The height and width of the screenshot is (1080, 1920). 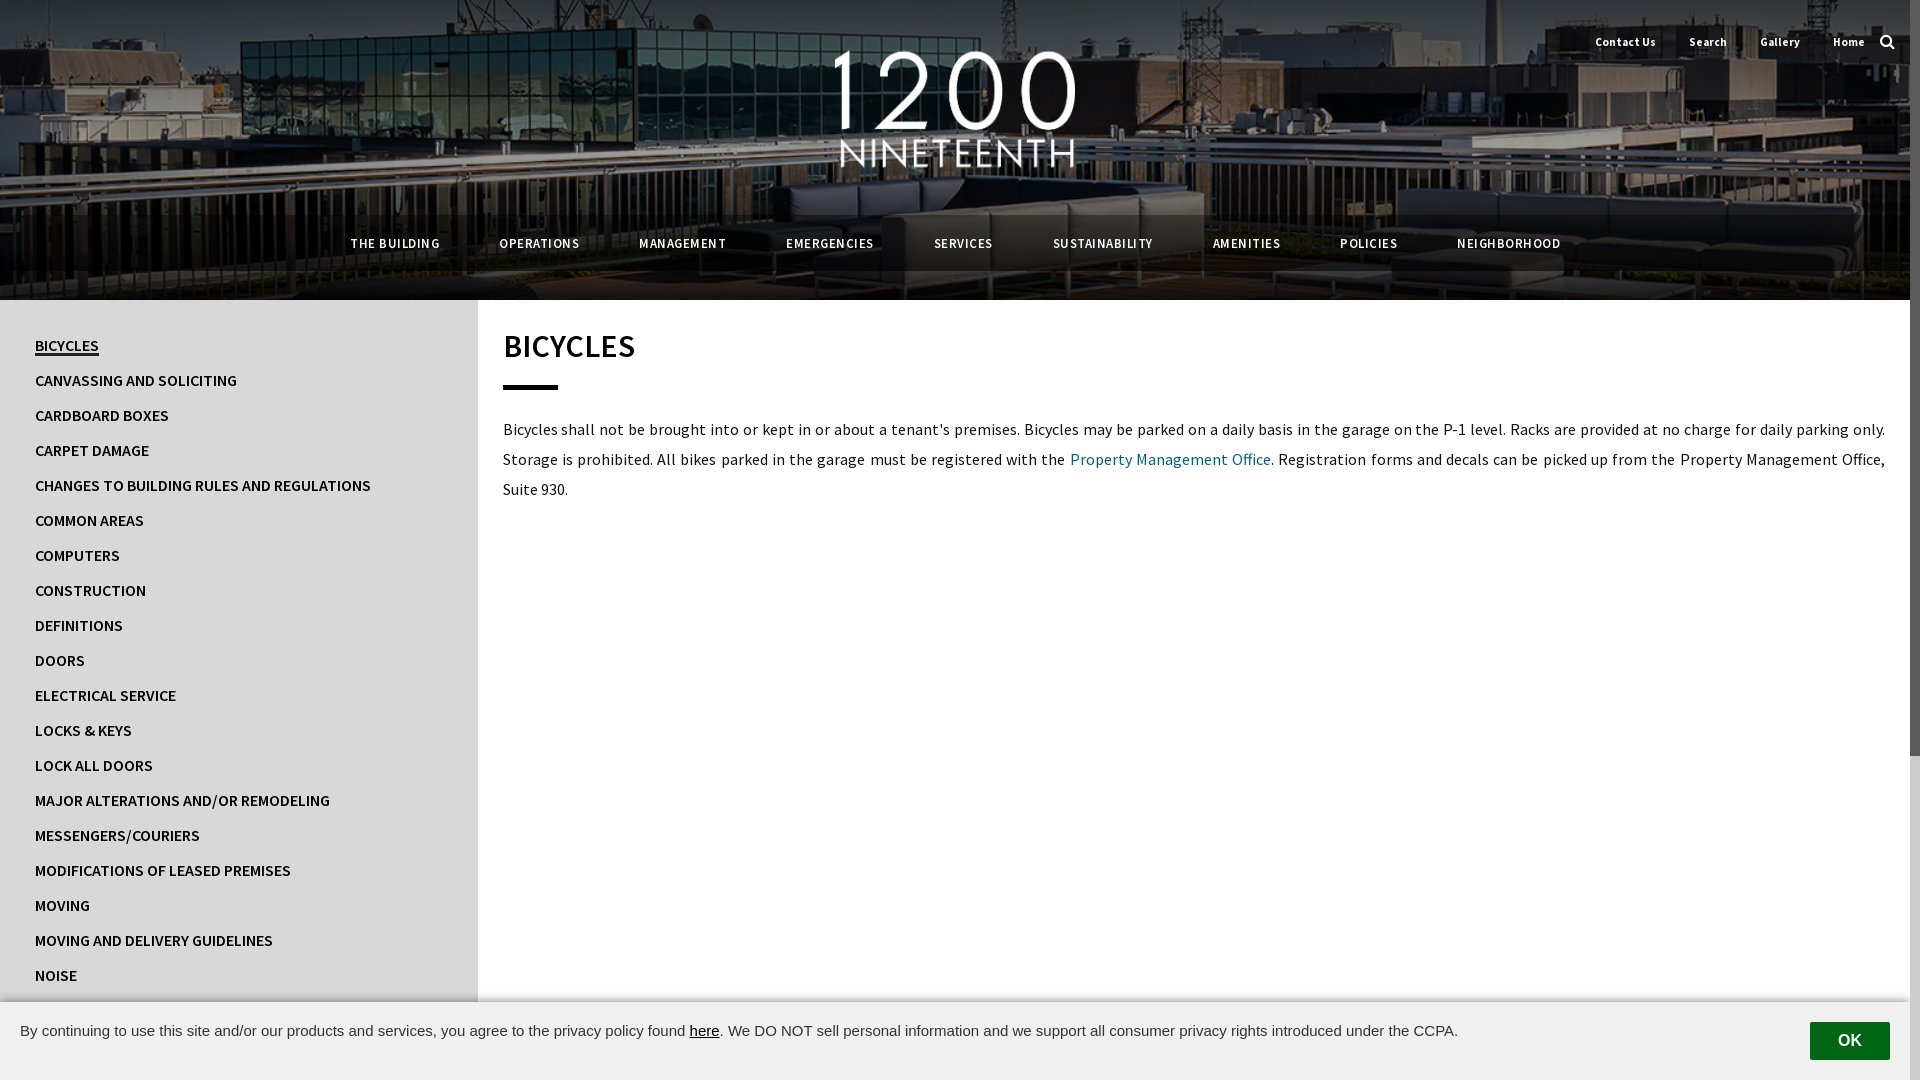 I want to click on 'here', so click(x=705, y=1030).